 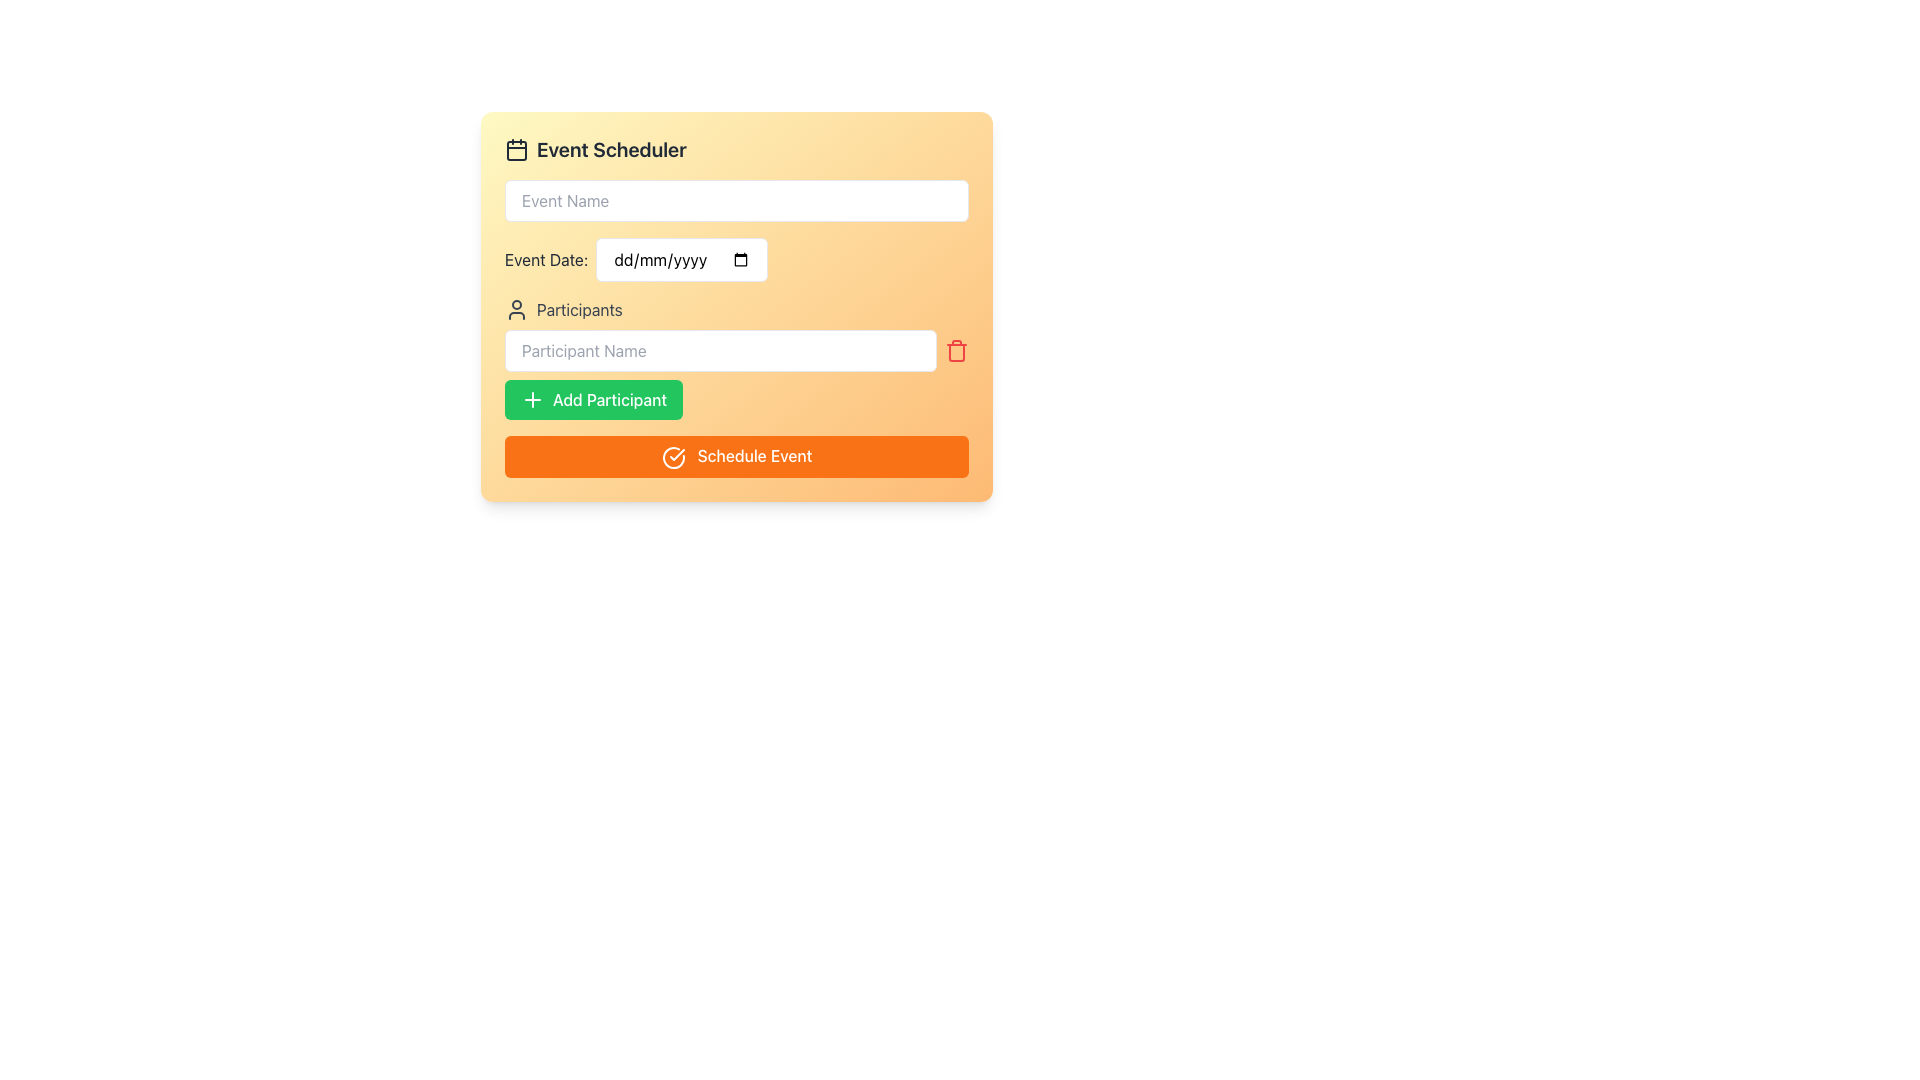 What do you see at coordinates (517, 309) in the screenshot?
I see `the small person silhouette icon located to the left of the 'Participants' label, which is positioned below the 'Event Date' field` at bounding box center [517, 309].